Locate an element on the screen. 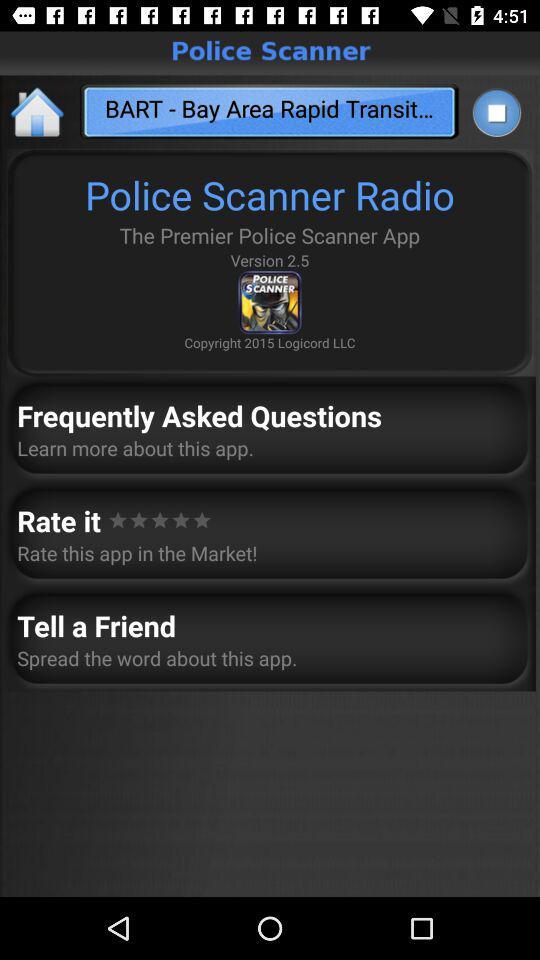  the app next to bart bay area is located at coordinates (495, 112).